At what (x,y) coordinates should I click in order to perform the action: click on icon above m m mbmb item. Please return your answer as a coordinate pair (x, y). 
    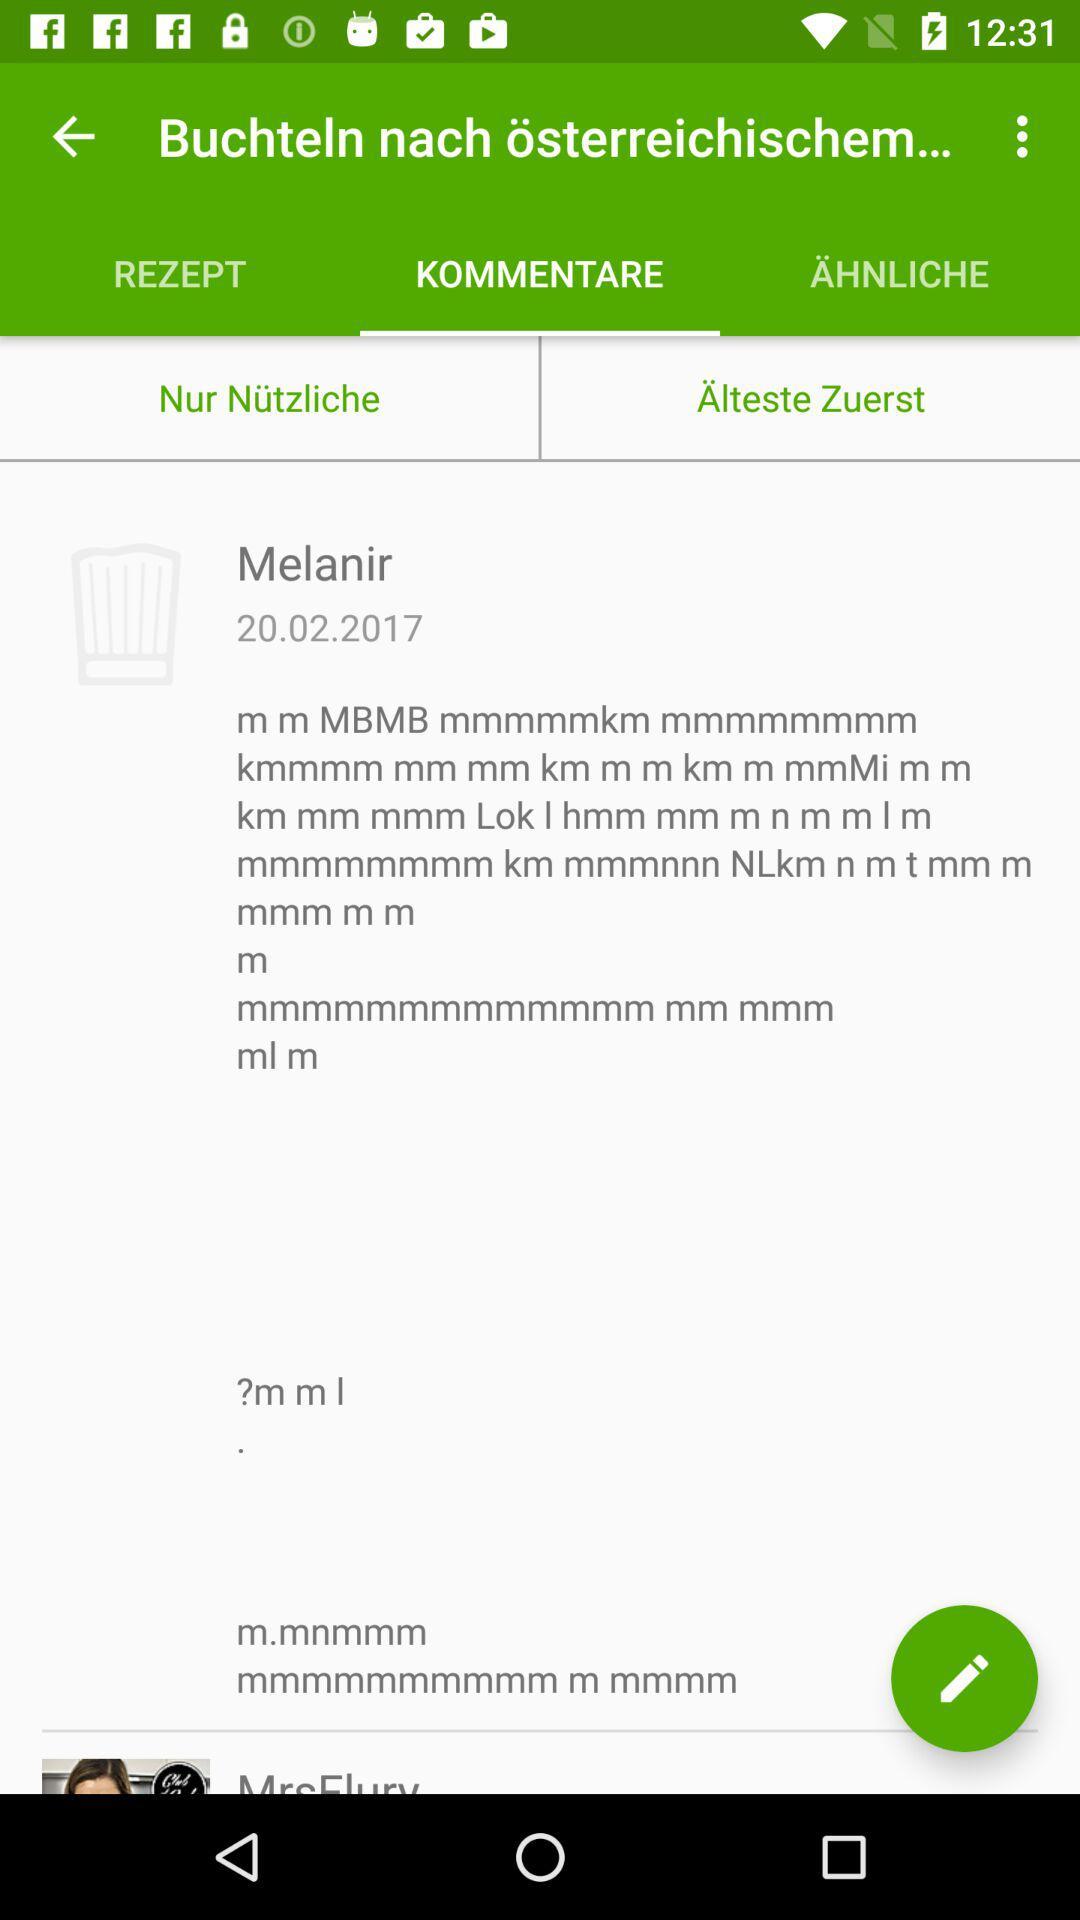
    Looking at the image, I should click on (329, 626).